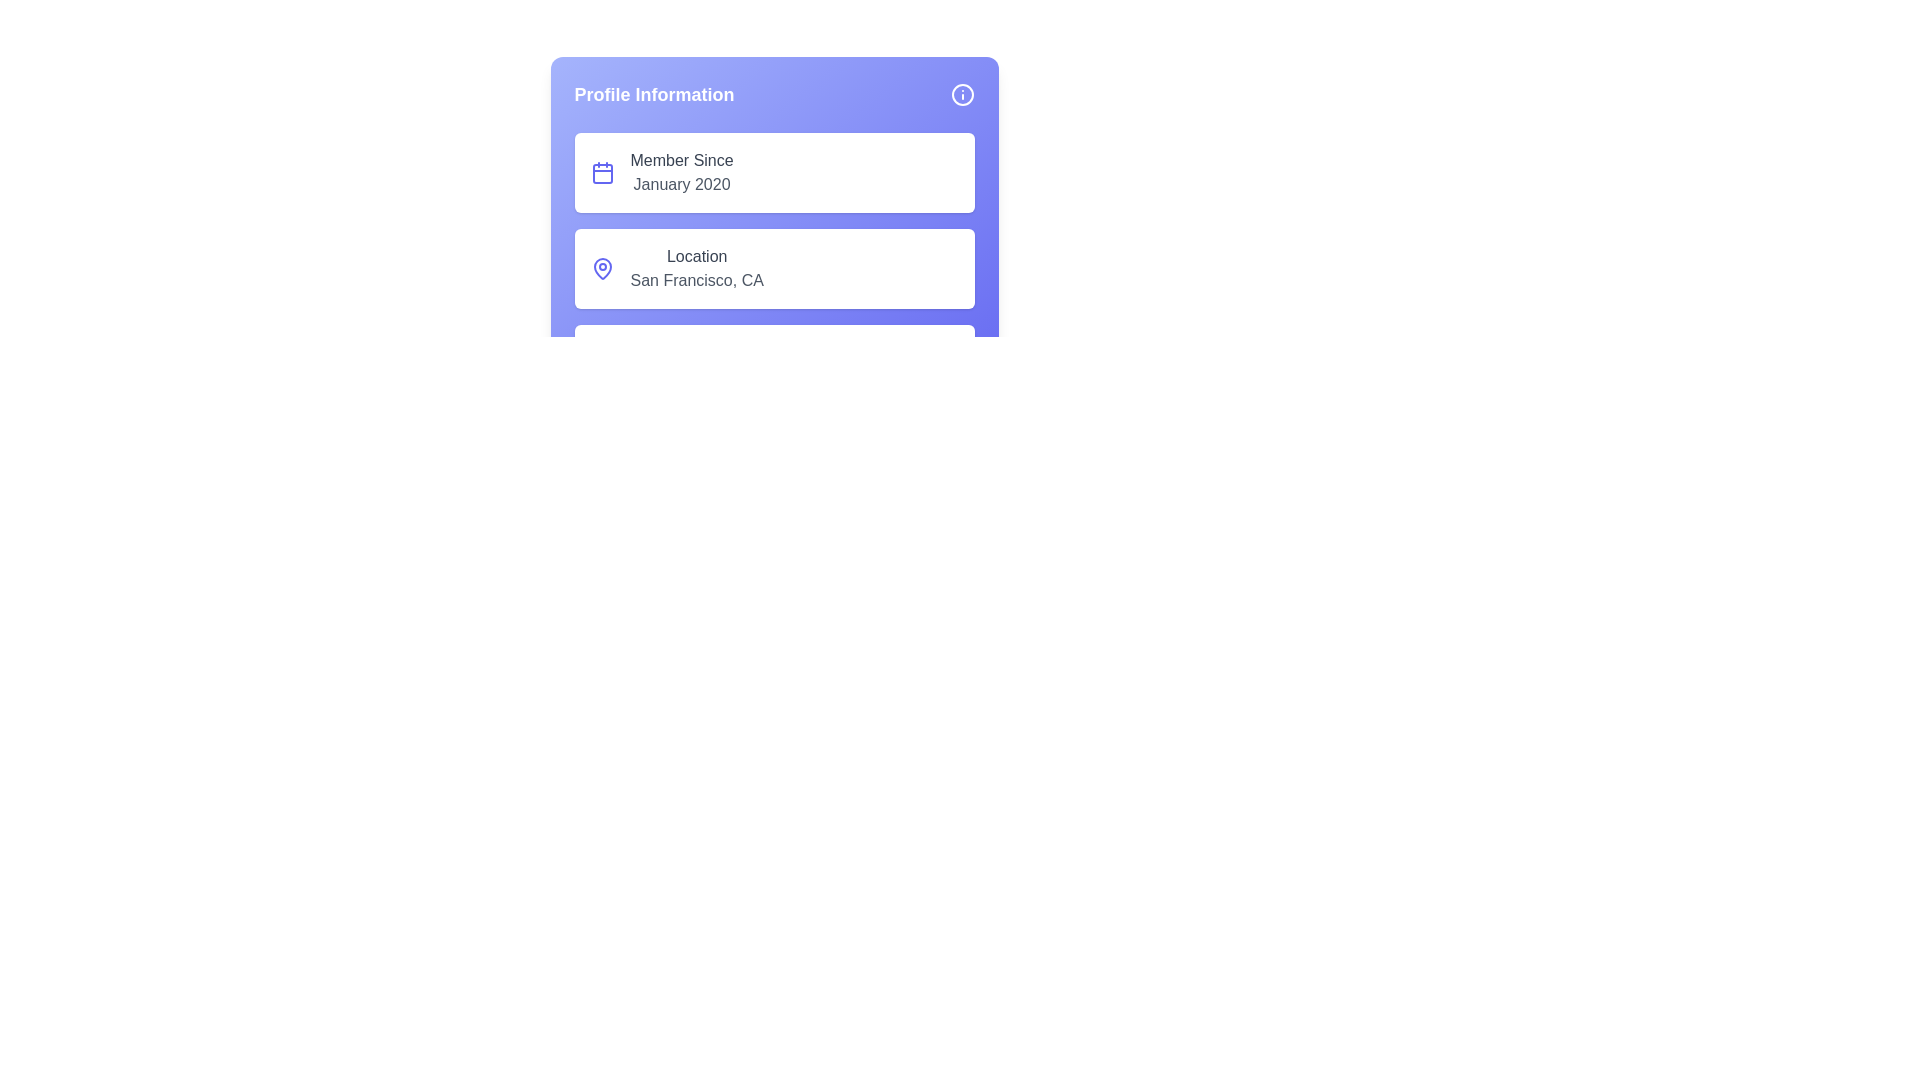  Describe the element at coordinates (682, 160) in the screenshot. I see `the static text label indicating the significance of the membership date in the 'Profile Information' section, positioned above 'January 2020'` at that location.